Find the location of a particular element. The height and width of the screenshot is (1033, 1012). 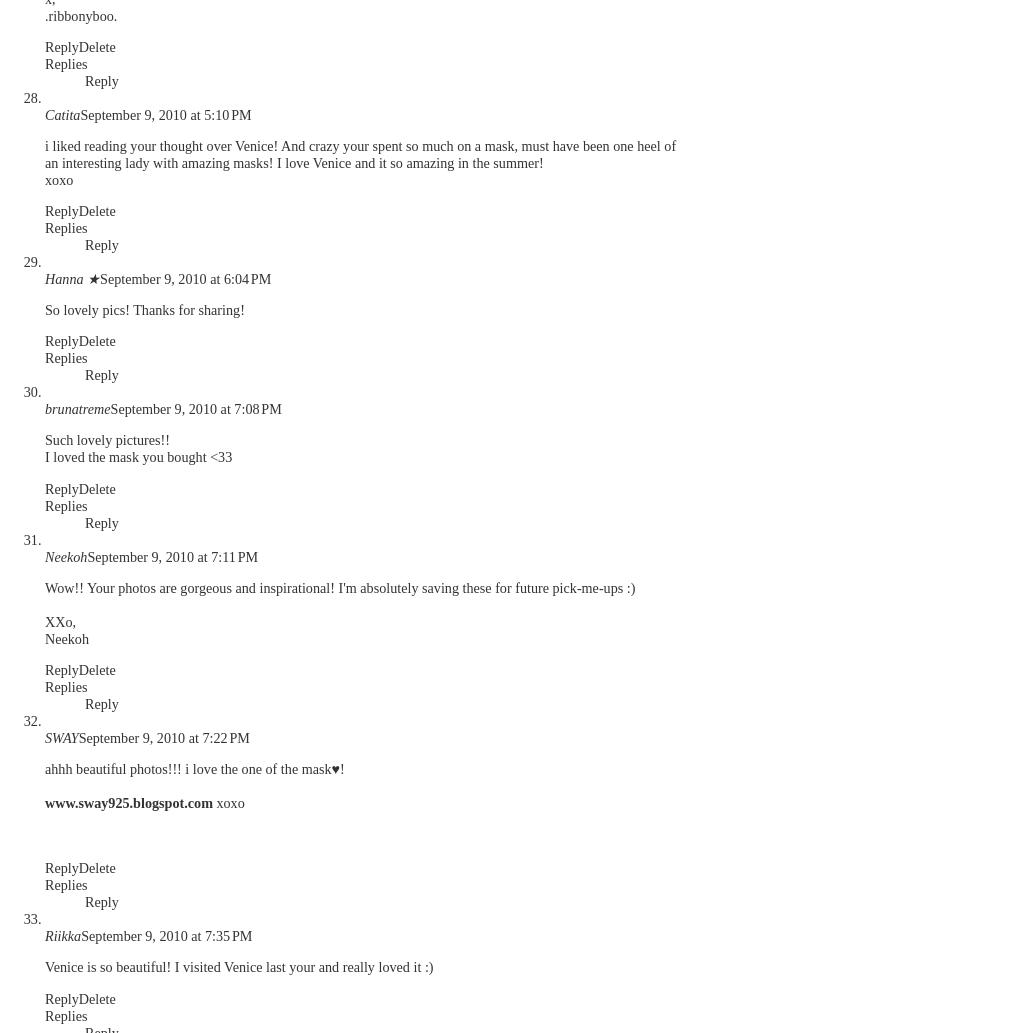

'Riikka' is located at coordinates (62, 935).